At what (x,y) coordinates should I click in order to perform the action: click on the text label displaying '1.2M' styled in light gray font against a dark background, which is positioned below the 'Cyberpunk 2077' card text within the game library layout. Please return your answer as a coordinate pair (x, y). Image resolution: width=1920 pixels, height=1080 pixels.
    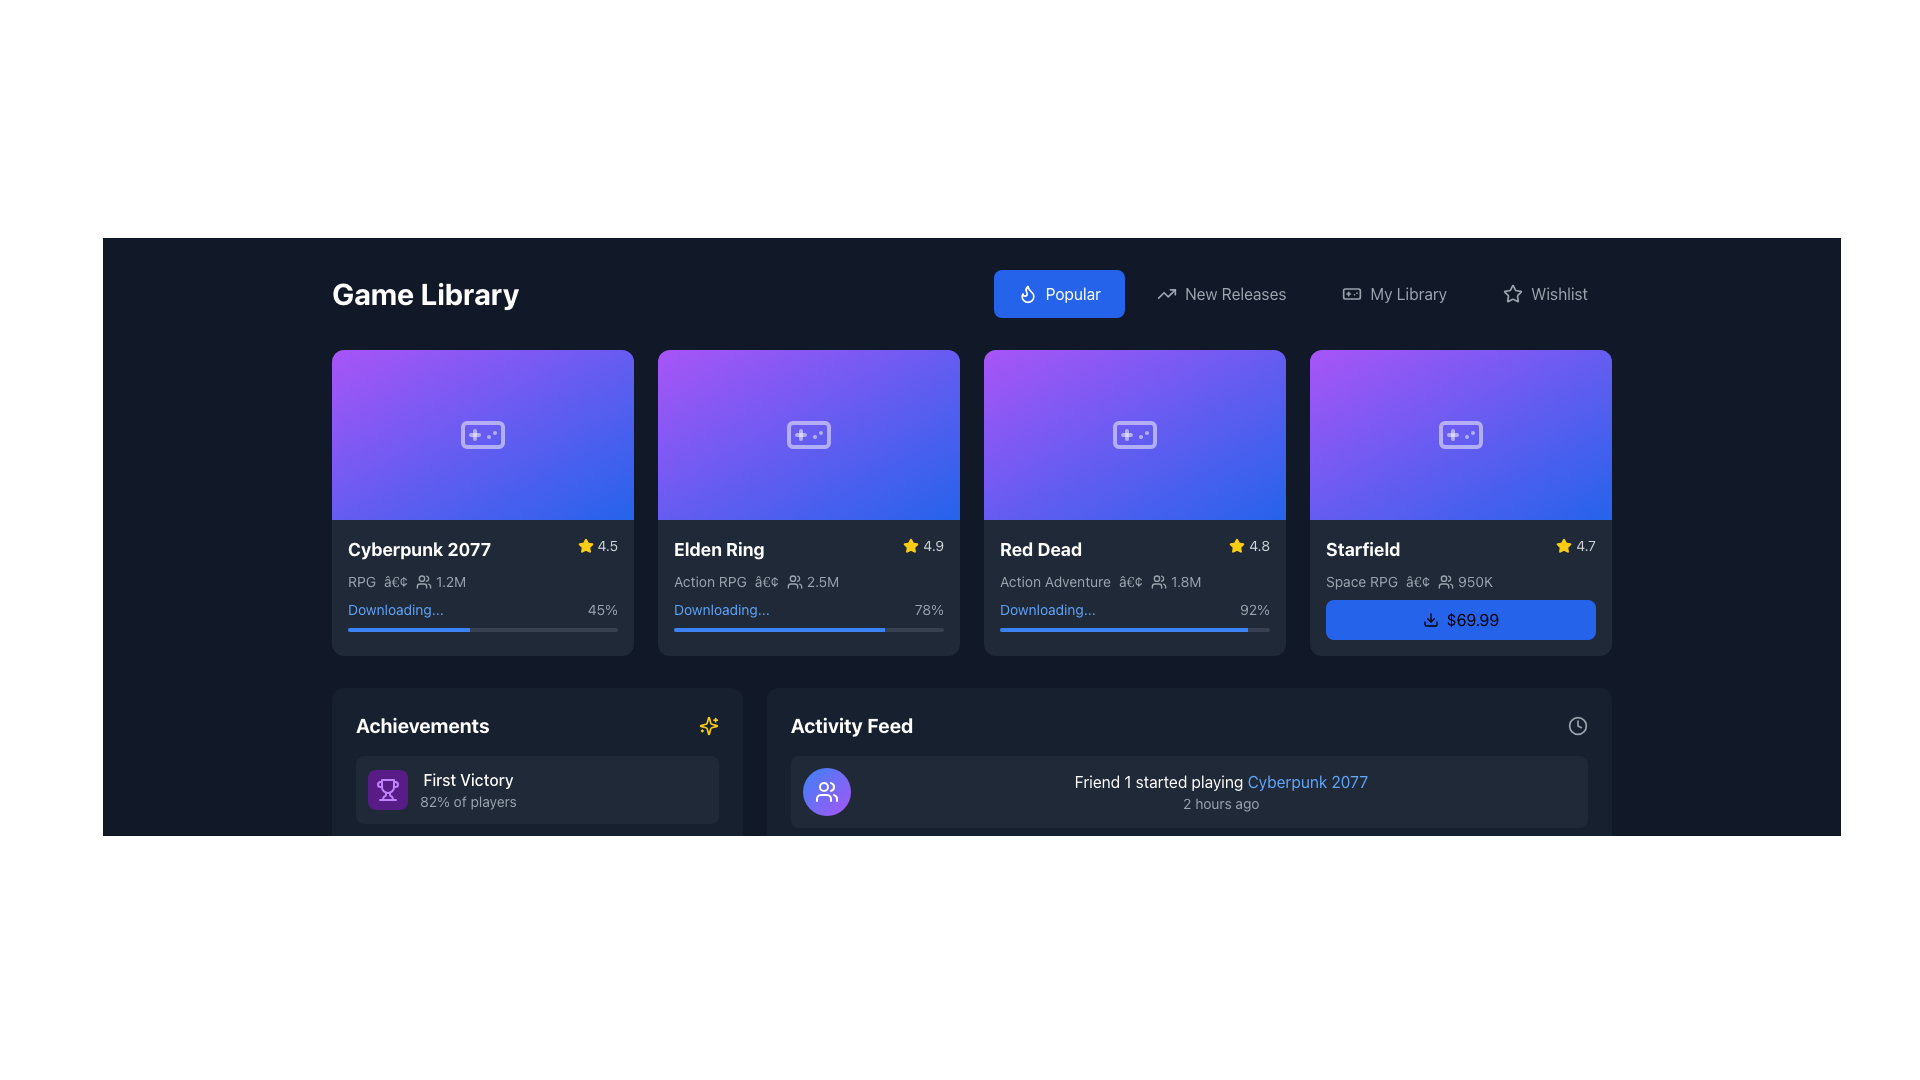
    Looking at the image, I should click on (450, 581).